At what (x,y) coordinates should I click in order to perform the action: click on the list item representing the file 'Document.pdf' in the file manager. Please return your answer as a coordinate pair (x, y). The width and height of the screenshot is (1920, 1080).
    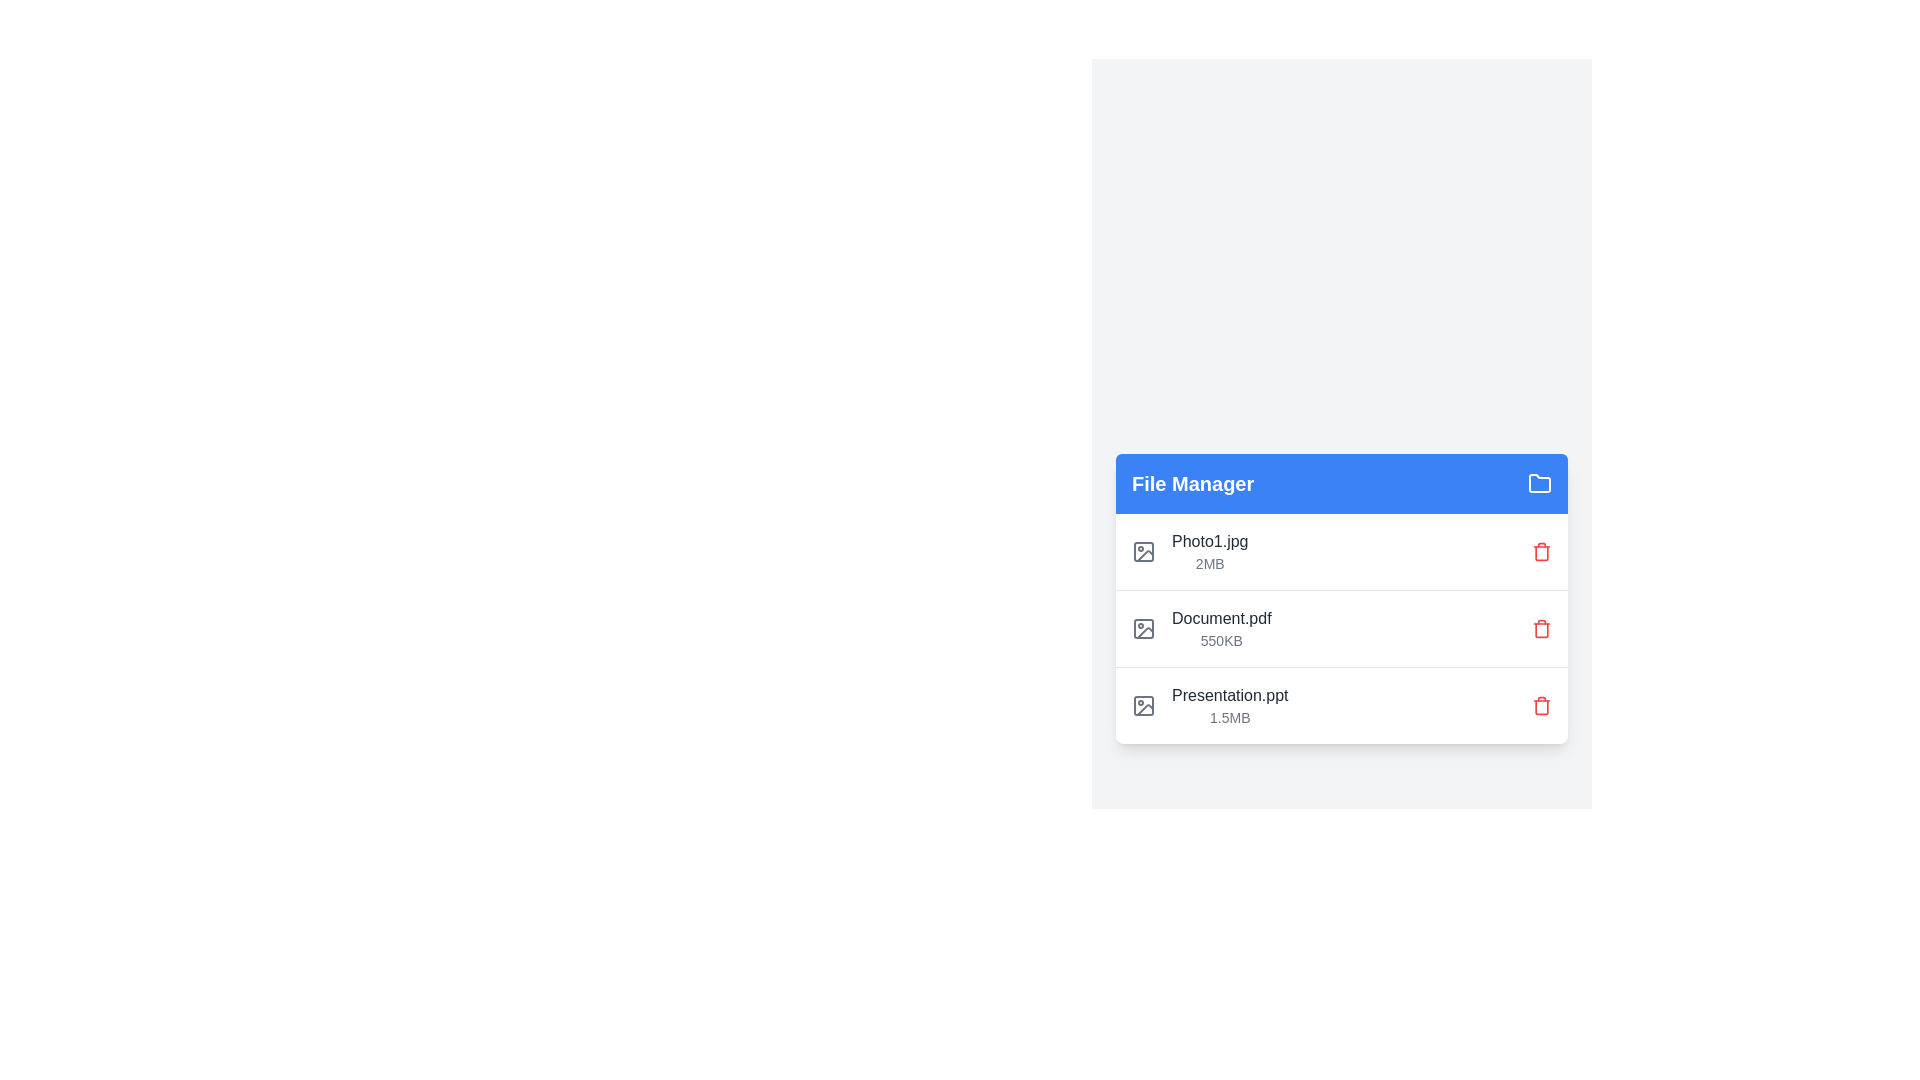
    Looking at the image, I should click on (1342, 627).